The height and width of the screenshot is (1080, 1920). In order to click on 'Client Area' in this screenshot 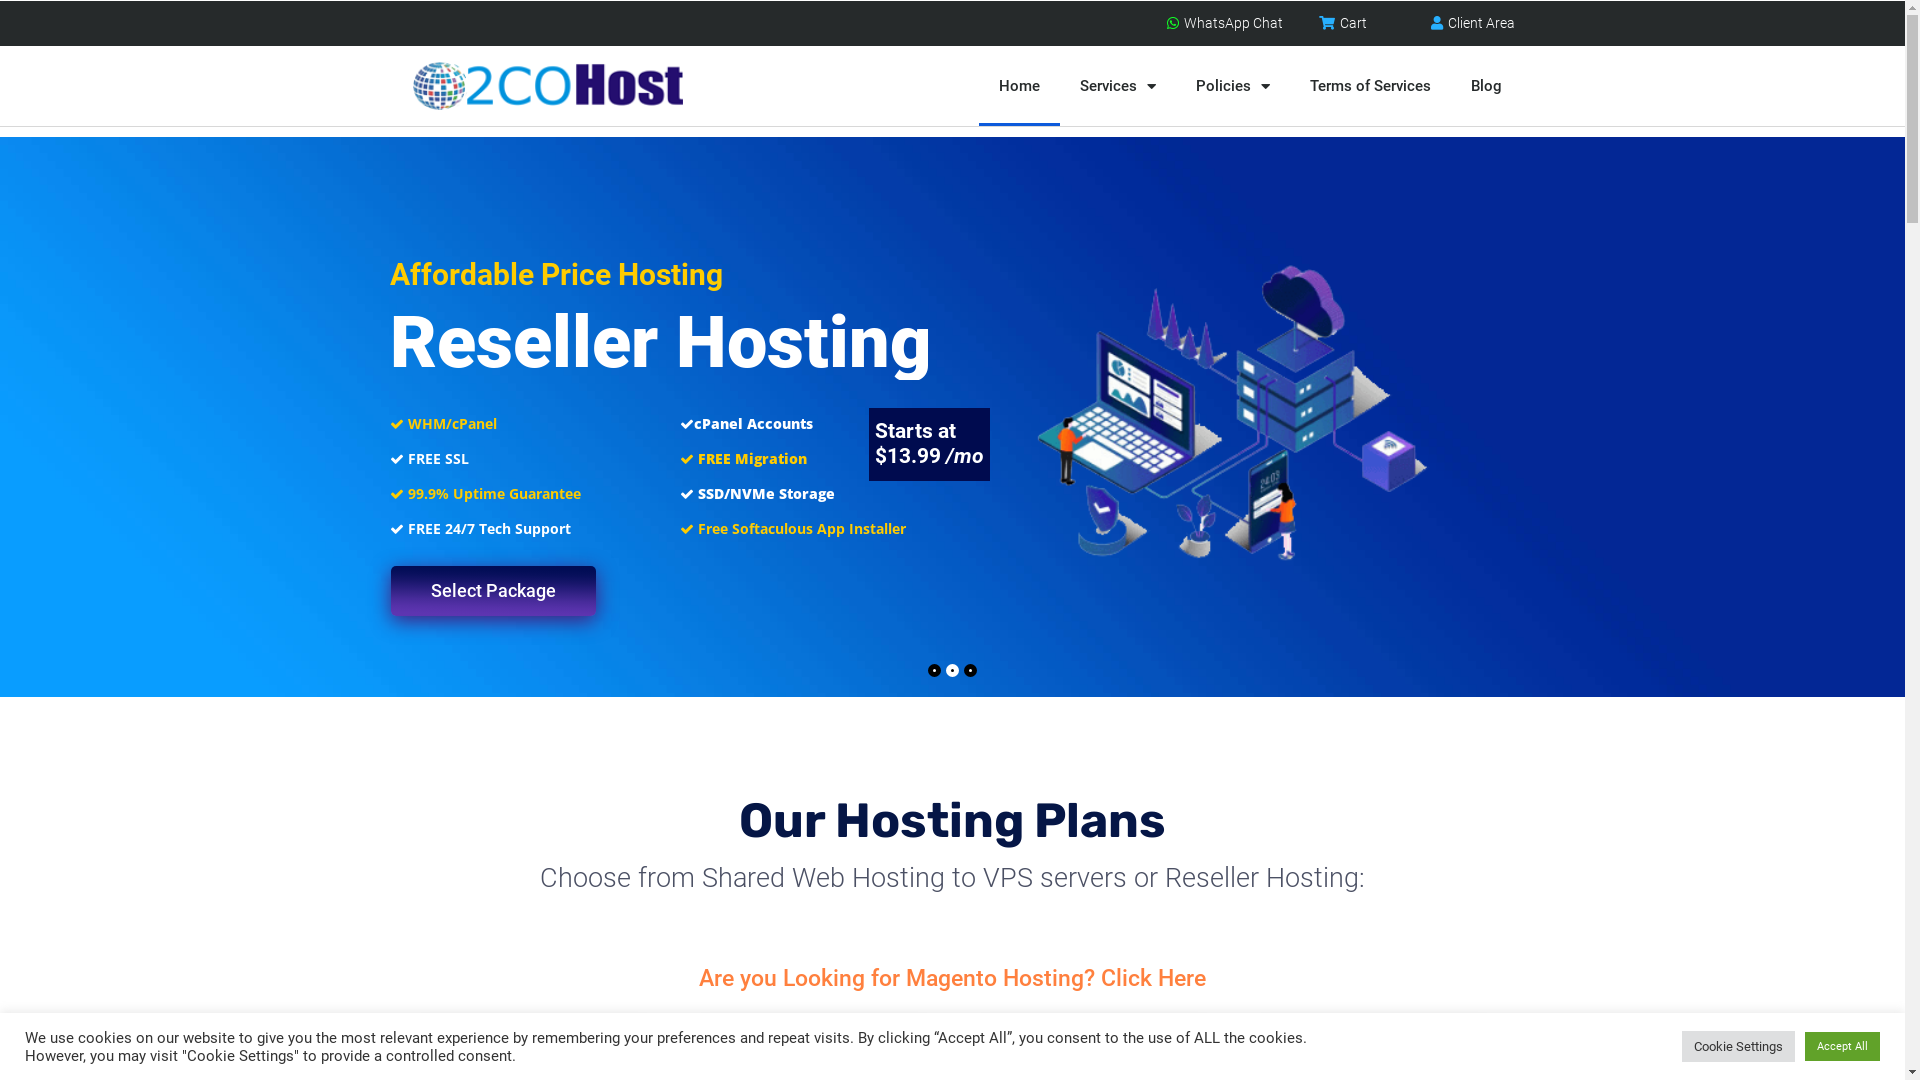, I will do `click(1469, 23)`.